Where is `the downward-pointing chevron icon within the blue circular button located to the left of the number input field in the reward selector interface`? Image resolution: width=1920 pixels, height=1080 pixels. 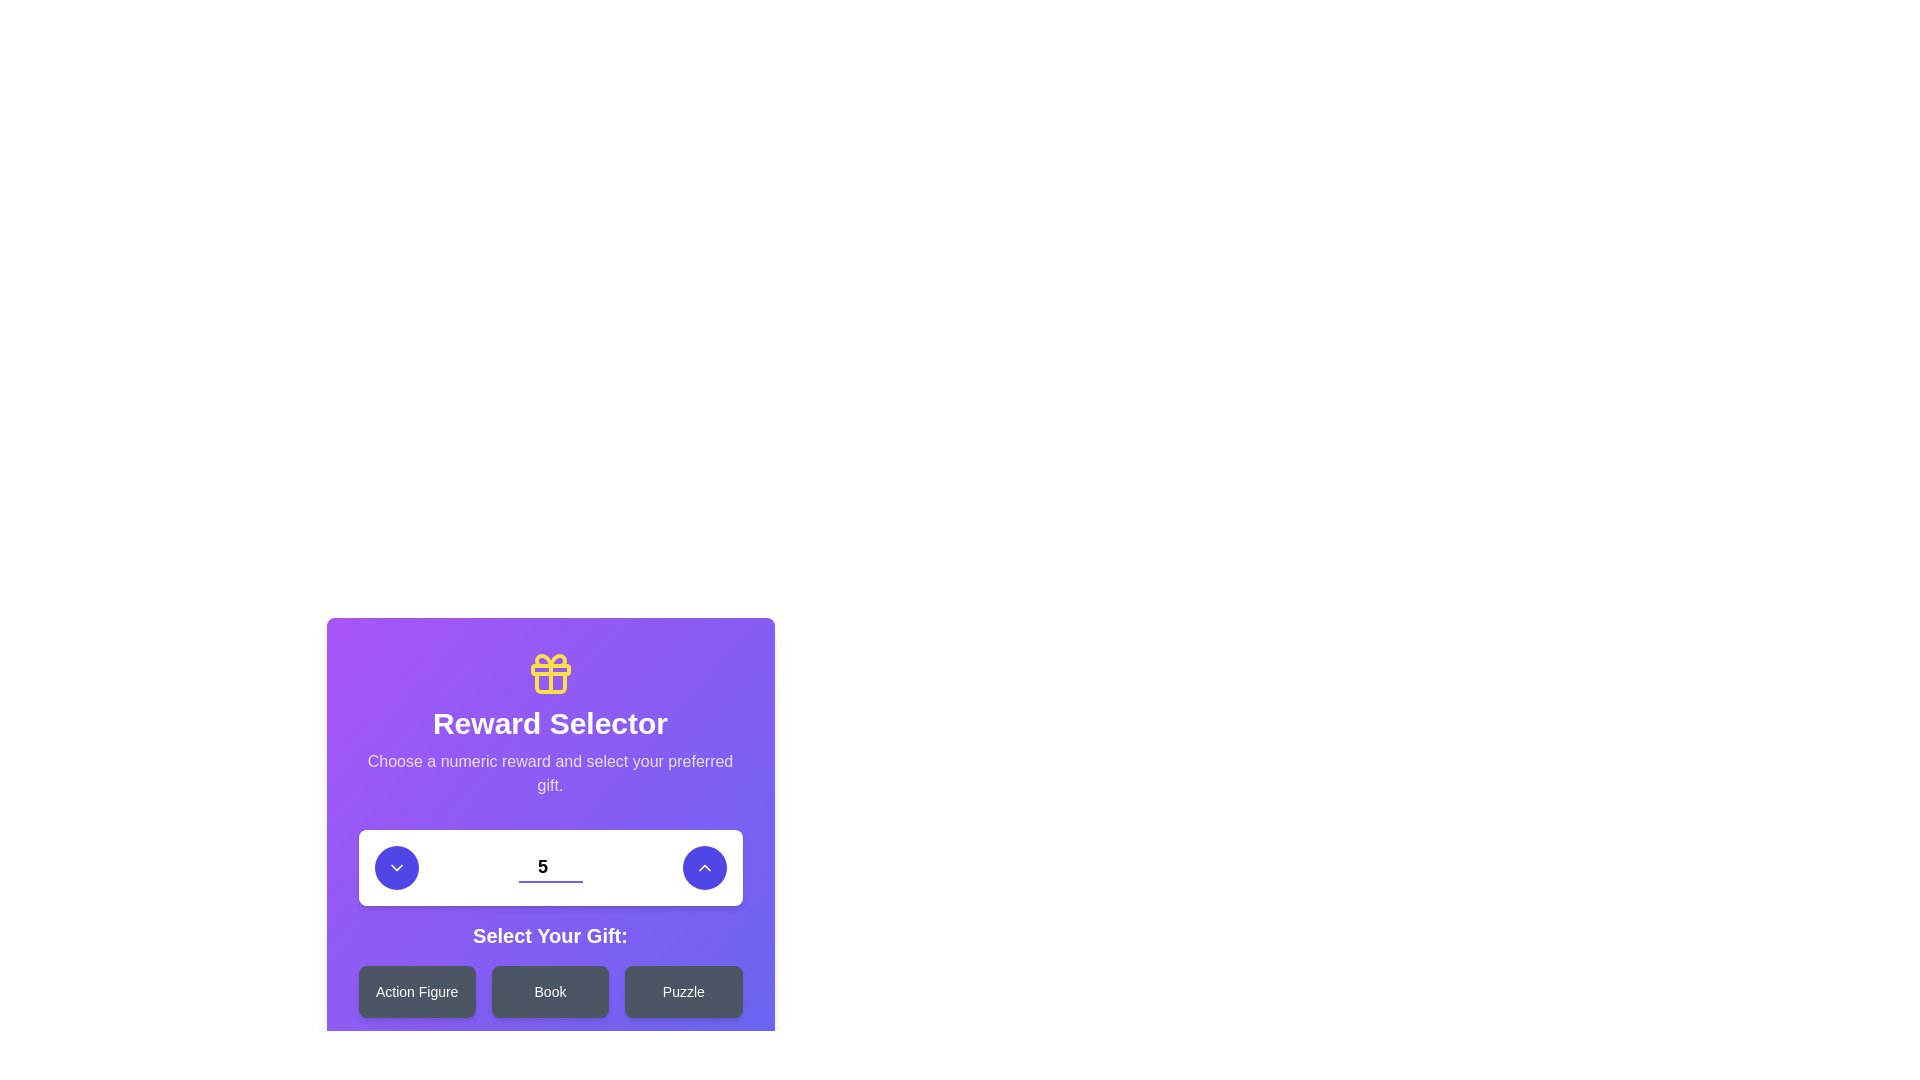 the downward-pointing chevron icon within the blue circular button located to the left of the number input field in the reward selector interface is located at coordinates (396, 866).